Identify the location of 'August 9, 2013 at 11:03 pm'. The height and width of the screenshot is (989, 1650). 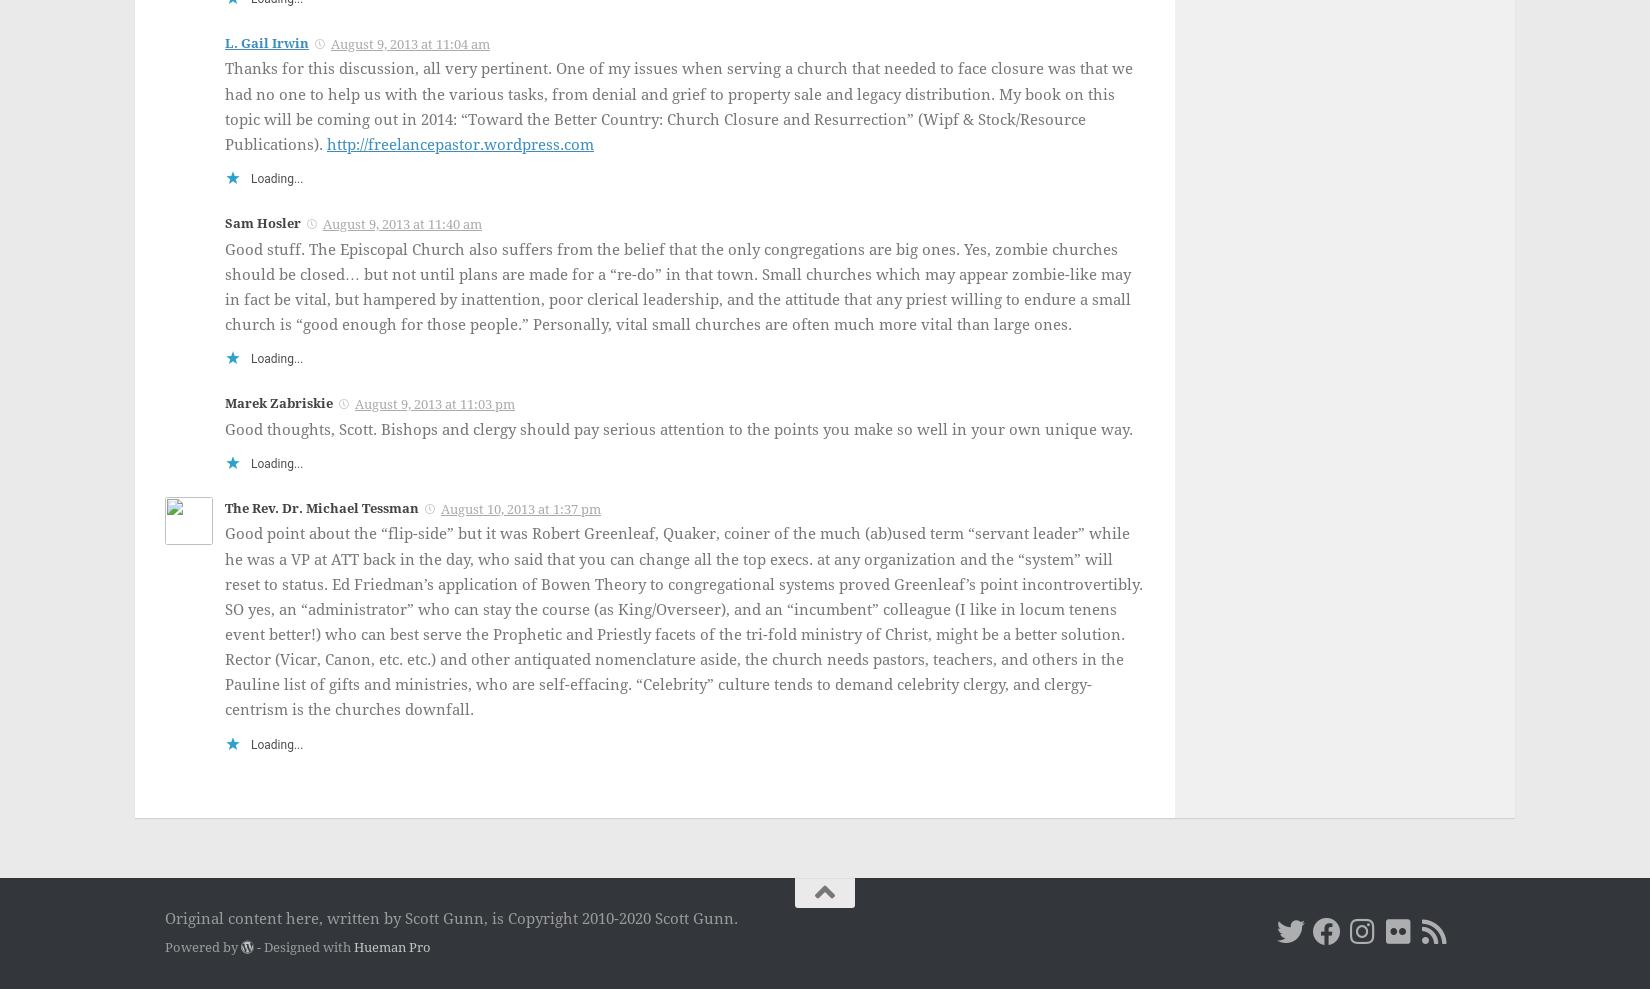
(355, 404).